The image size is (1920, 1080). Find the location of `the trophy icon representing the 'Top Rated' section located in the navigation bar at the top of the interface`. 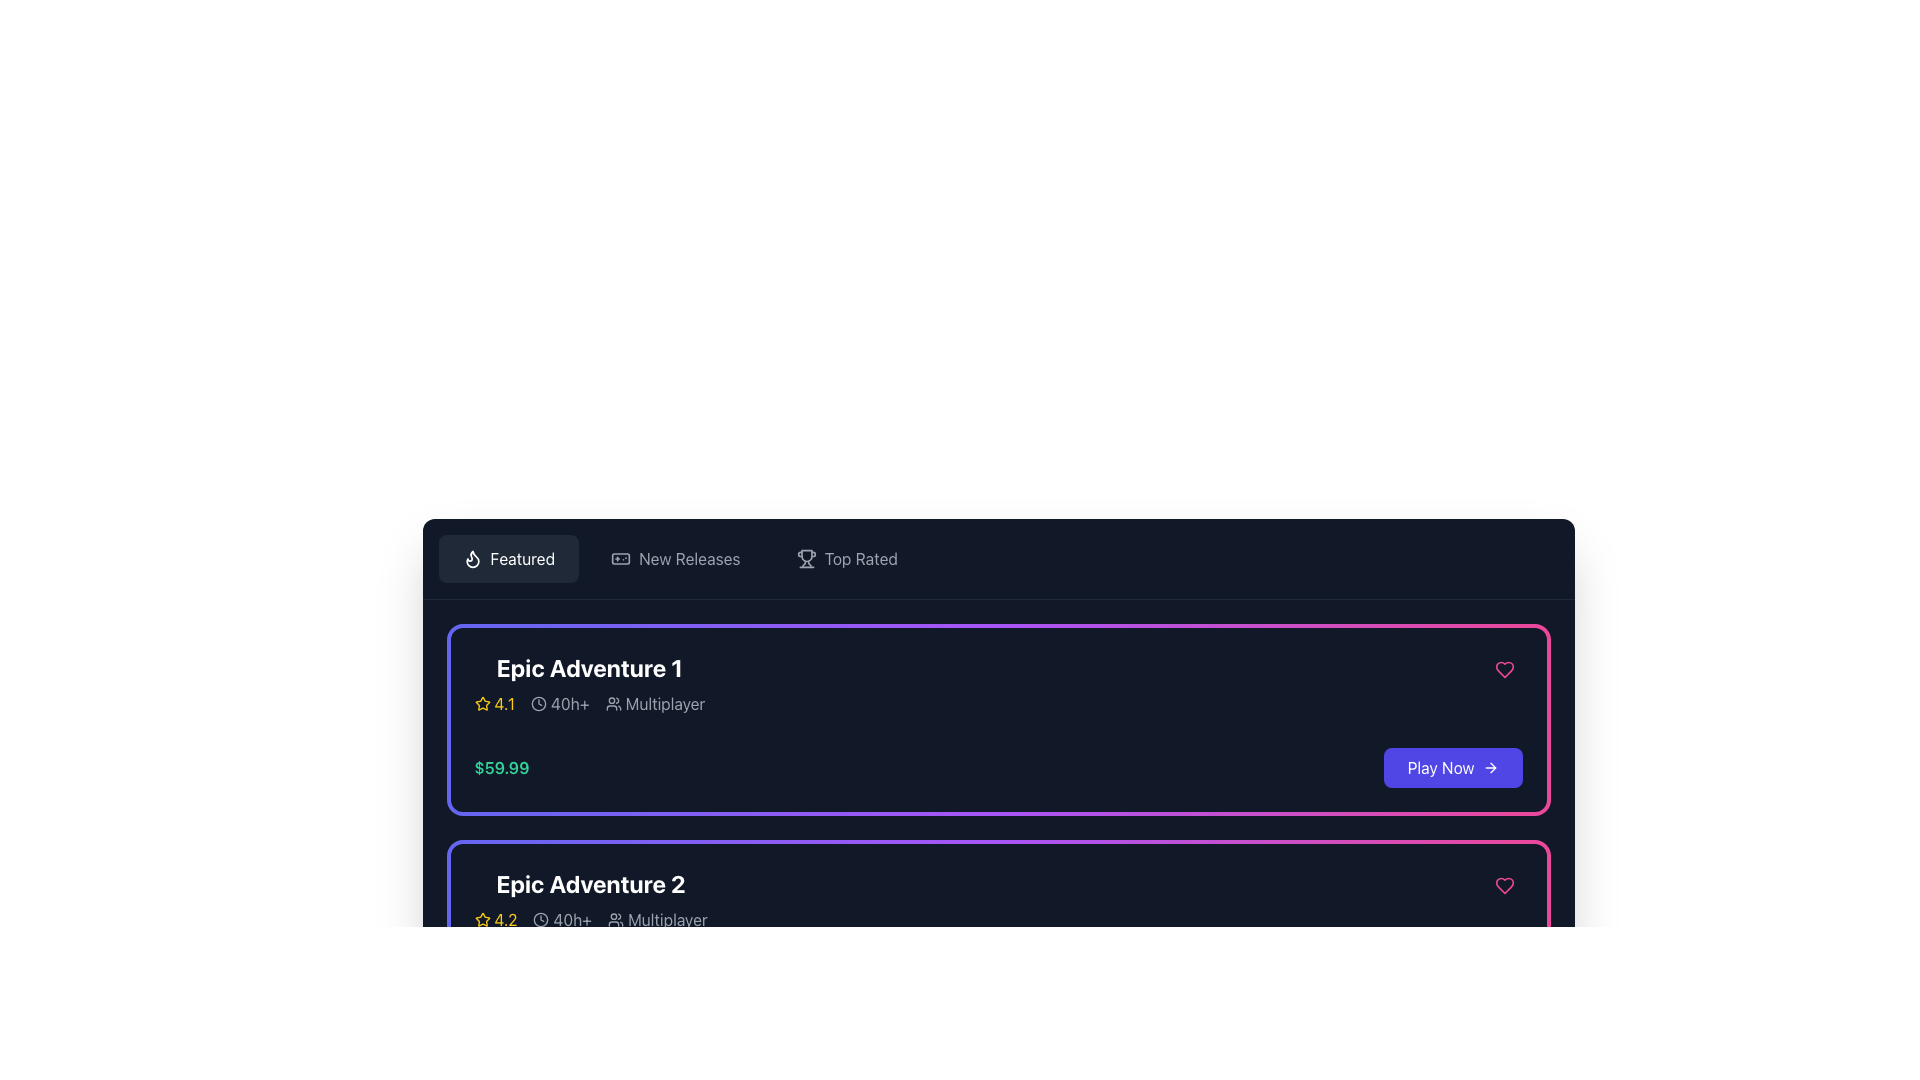

the trophy icon representing the 'Top Rated' section located in the navigation bar at the top of the interface is located at coordinates (806, 559).